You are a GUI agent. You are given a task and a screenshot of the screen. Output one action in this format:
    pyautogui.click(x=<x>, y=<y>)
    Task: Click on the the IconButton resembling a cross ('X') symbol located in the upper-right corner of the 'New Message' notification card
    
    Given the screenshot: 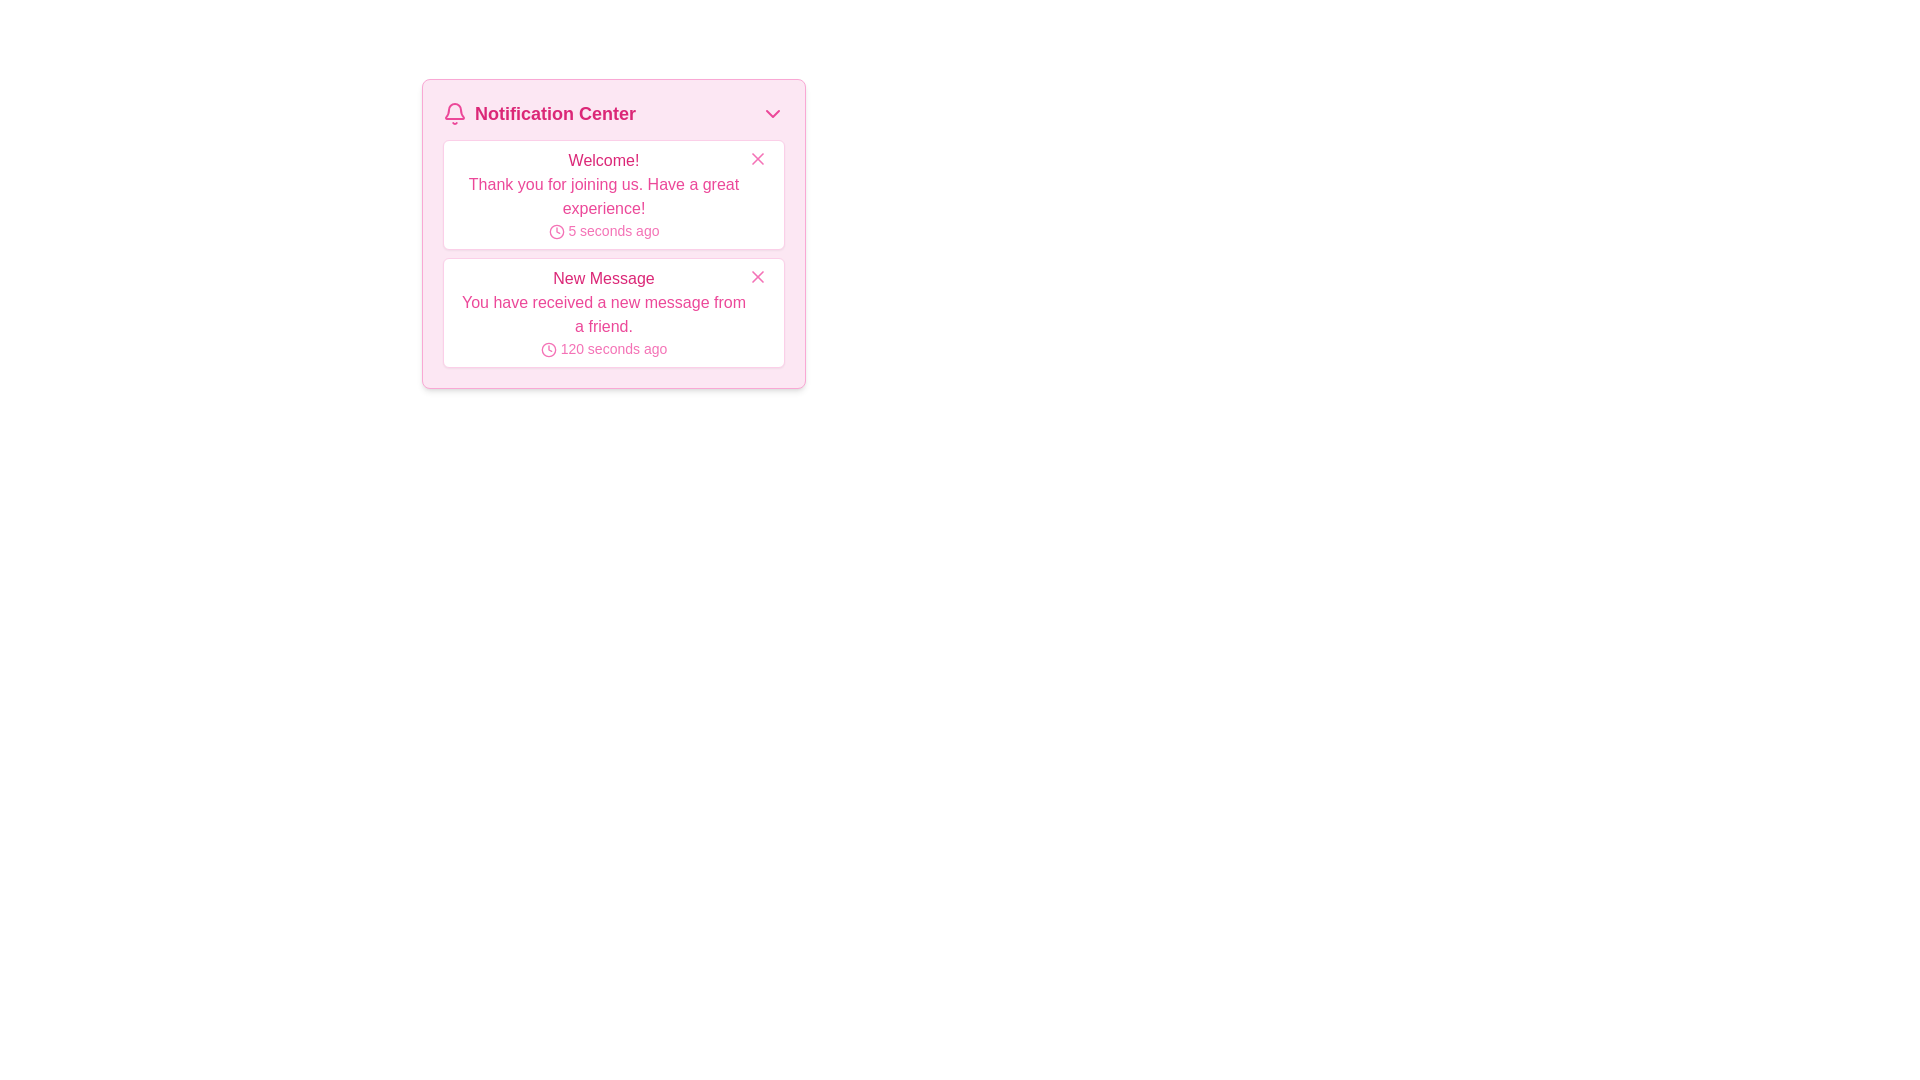 What is the action you would take?
    pyautogui.click(x=757, y=277)
    